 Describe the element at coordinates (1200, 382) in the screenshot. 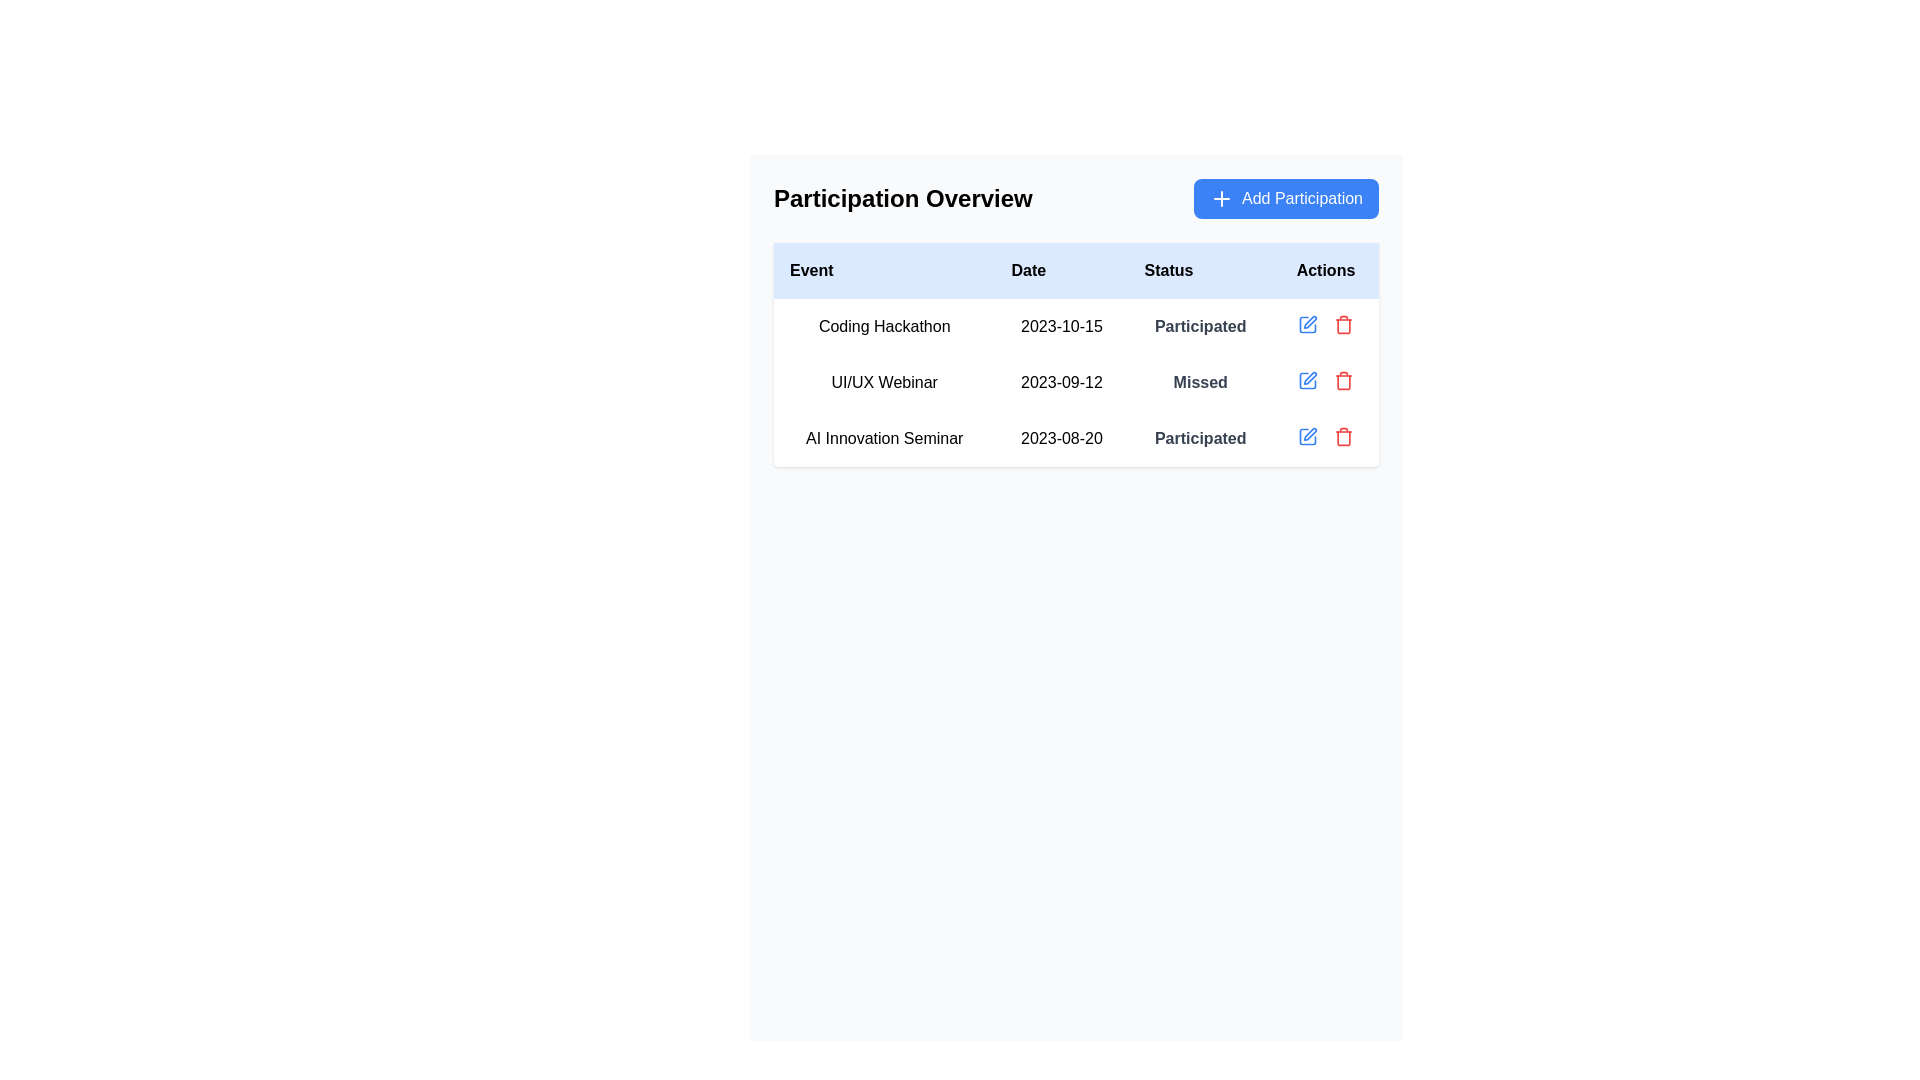

I see `the 'Missed' text label in the 'Status' column of the 'UI/UX Webinar' row in the 'Participation Overview' section` at that location.